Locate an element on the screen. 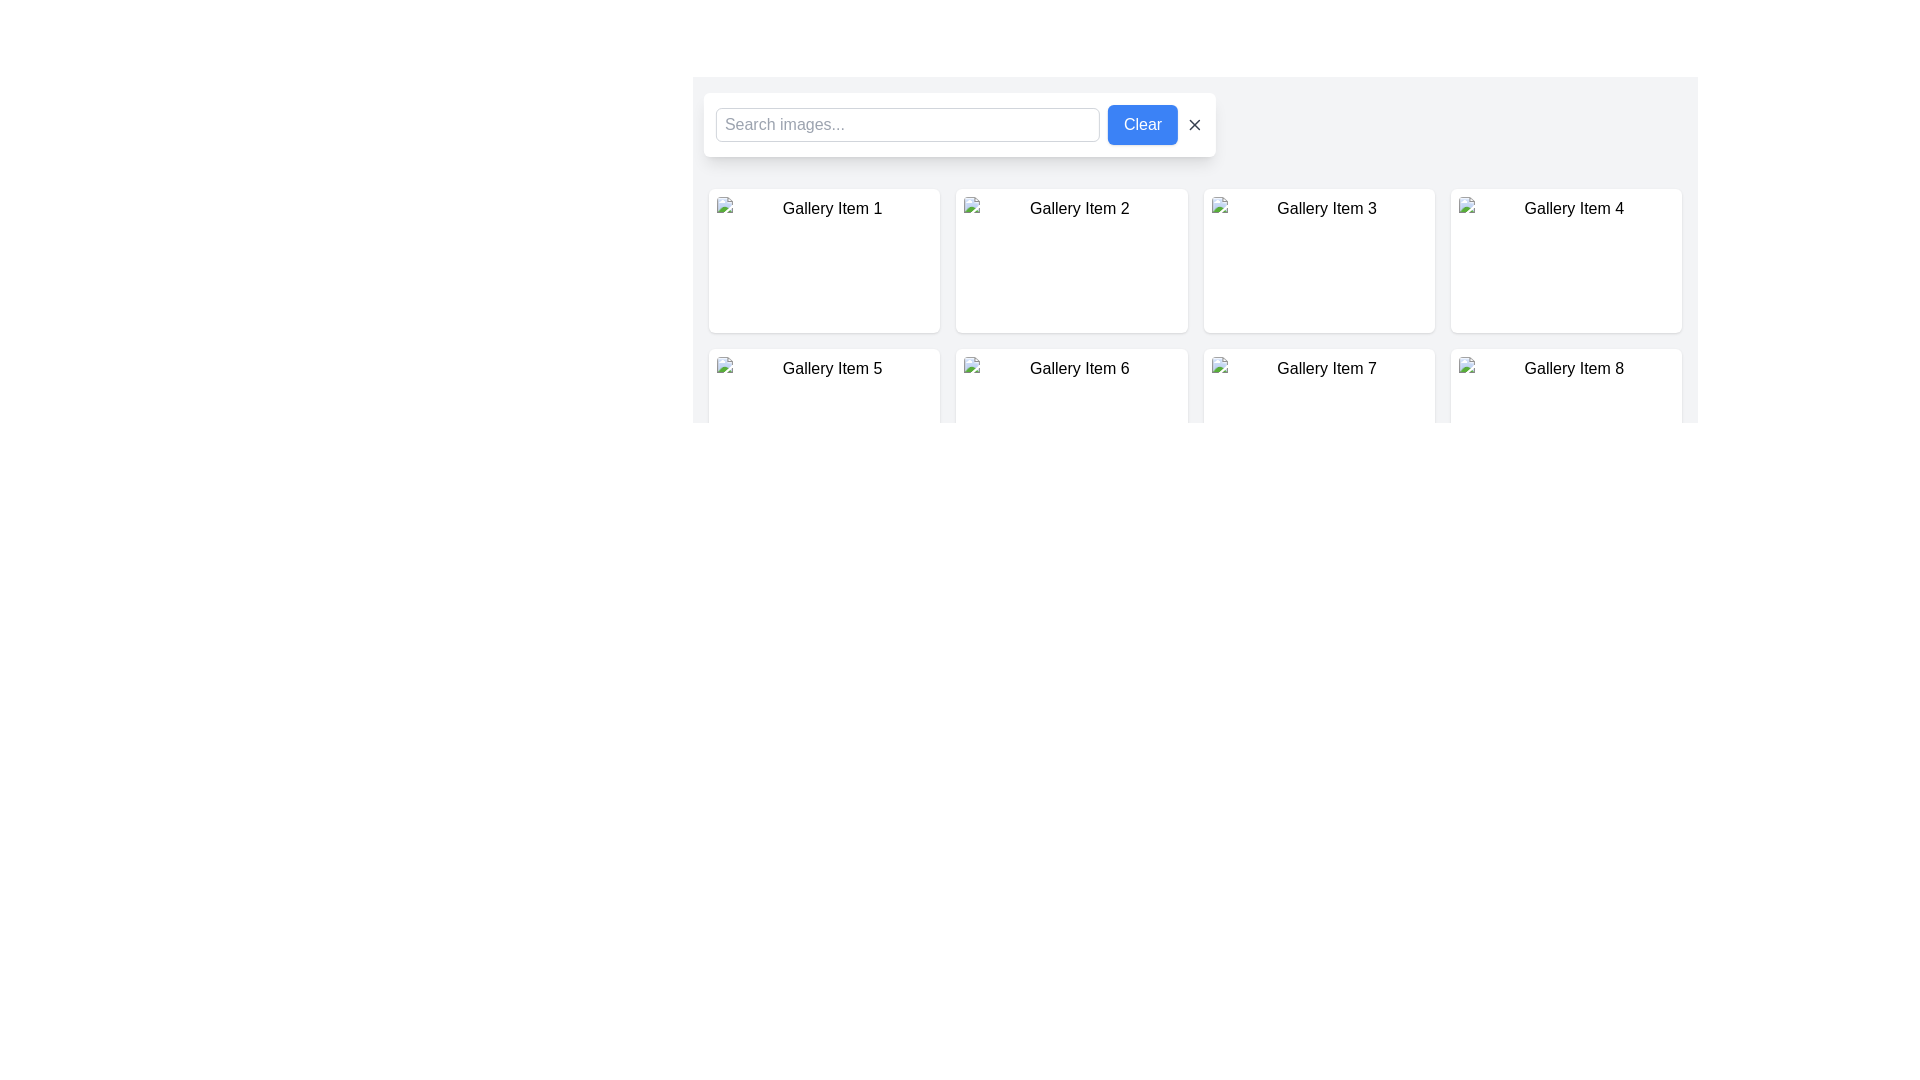  the gallery image placeholder for item 5, which is located in the first position of the second row is located at coordinates (824, 419).